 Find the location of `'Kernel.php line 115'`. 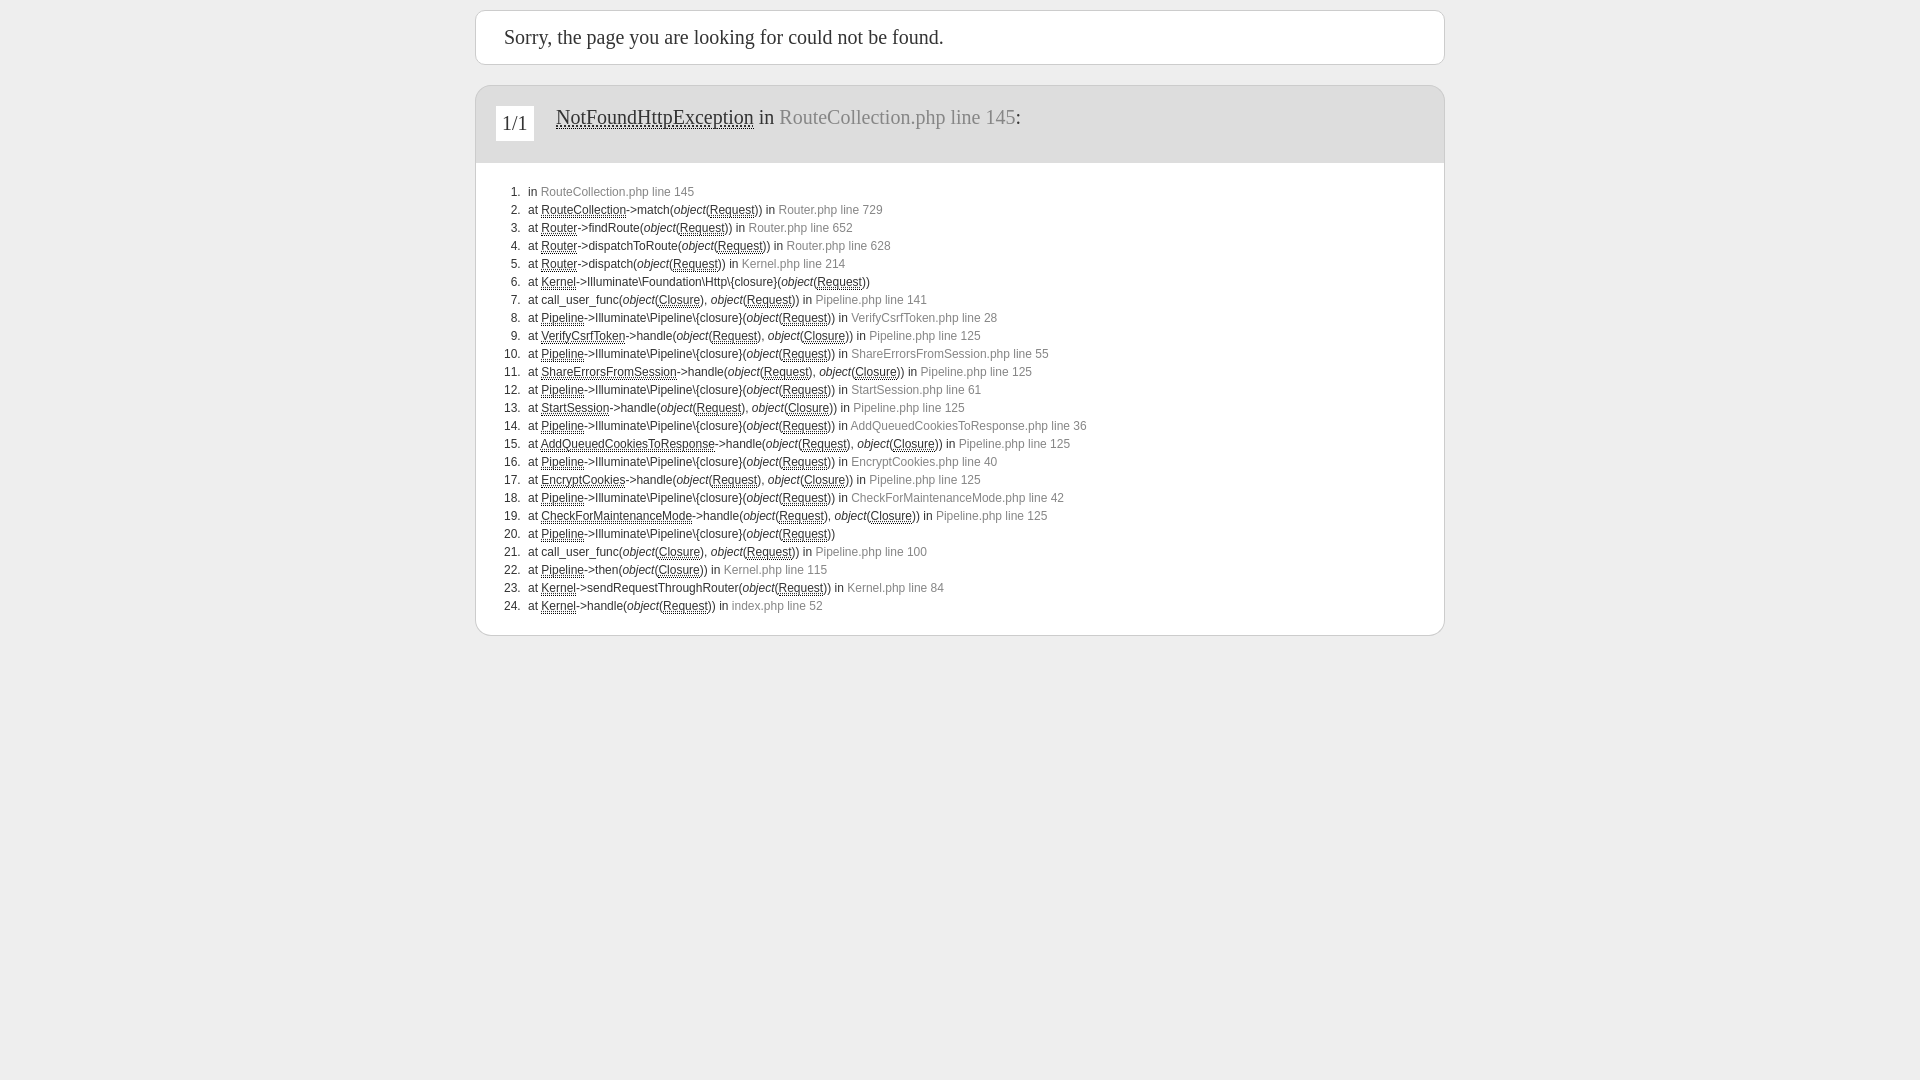

'Kernel.php line 115' is located at coordinates (774, 570).